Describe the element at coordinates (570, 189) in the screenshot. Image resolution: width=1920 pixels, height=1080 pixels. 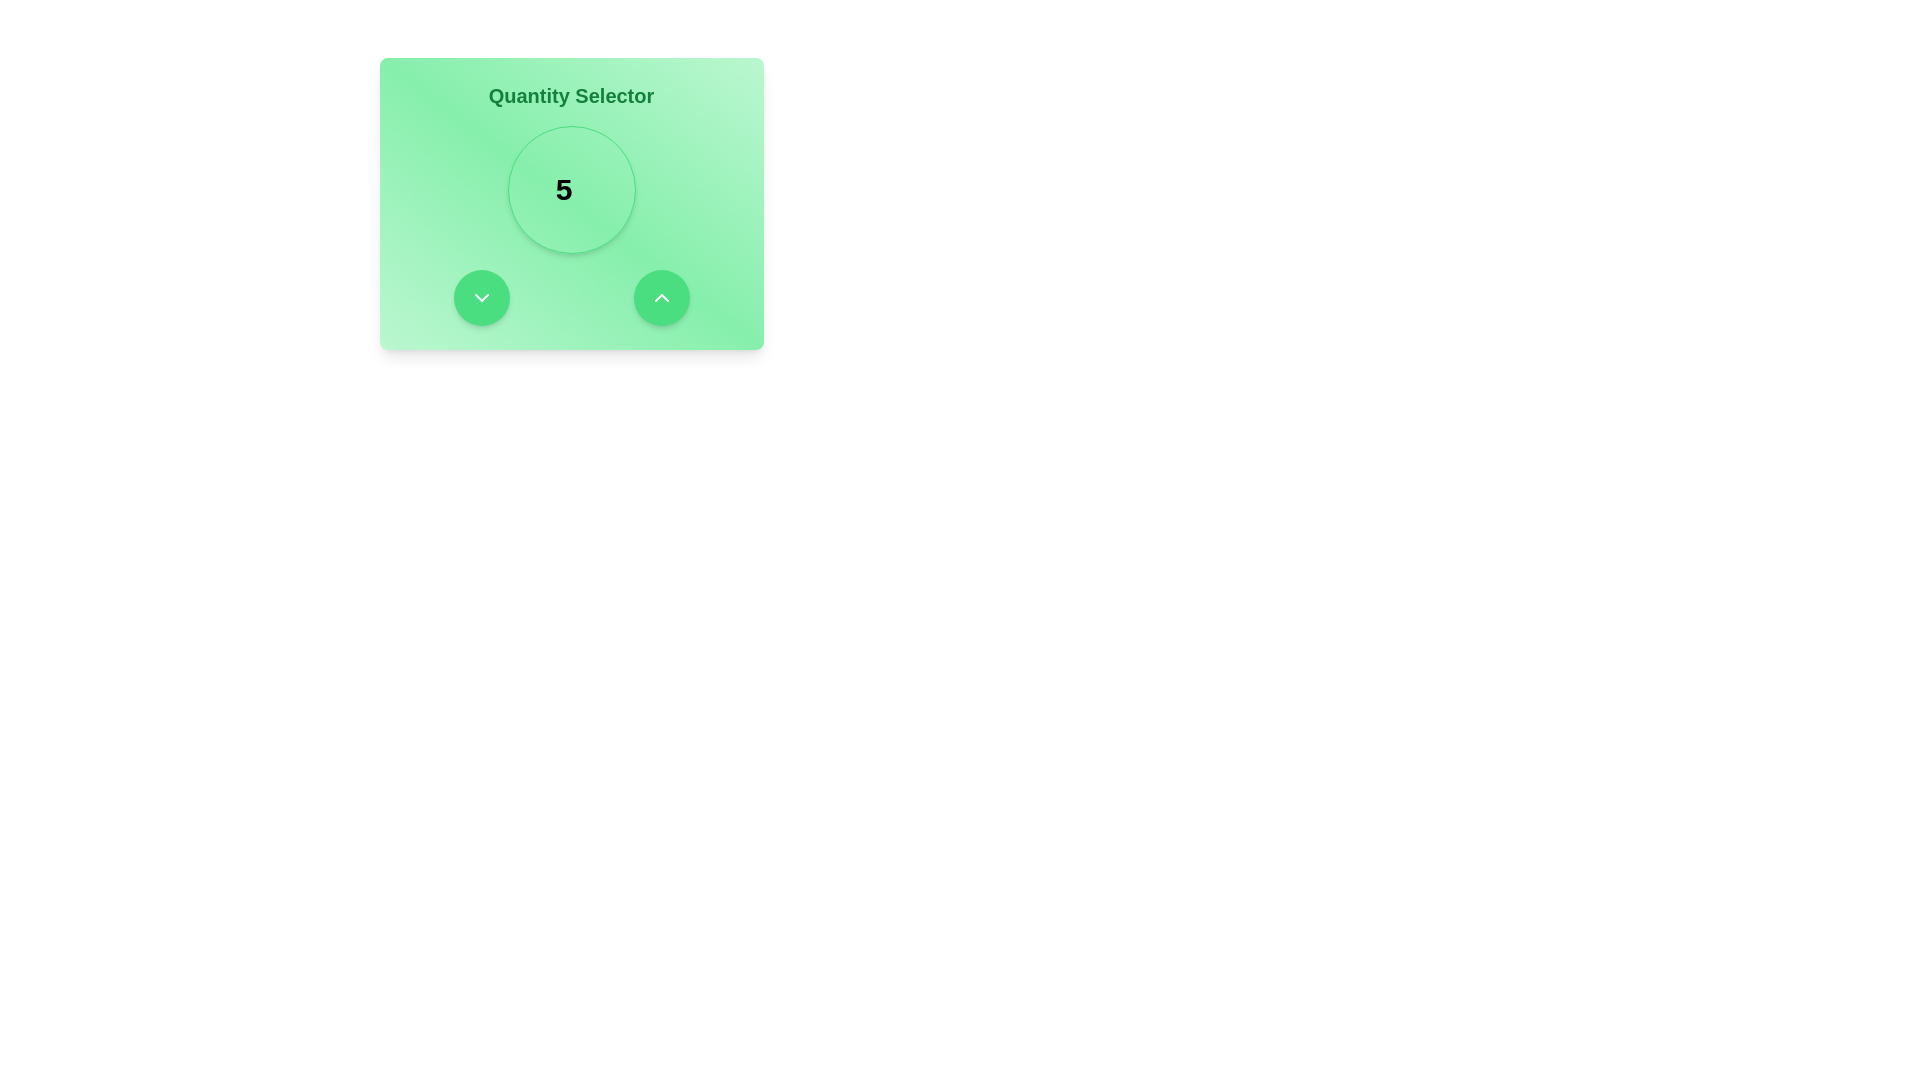
I see `the circular Number display element with a green background, bold numerical content, located under the 'Quantity Selector' title and between two circular buttons` at that location.